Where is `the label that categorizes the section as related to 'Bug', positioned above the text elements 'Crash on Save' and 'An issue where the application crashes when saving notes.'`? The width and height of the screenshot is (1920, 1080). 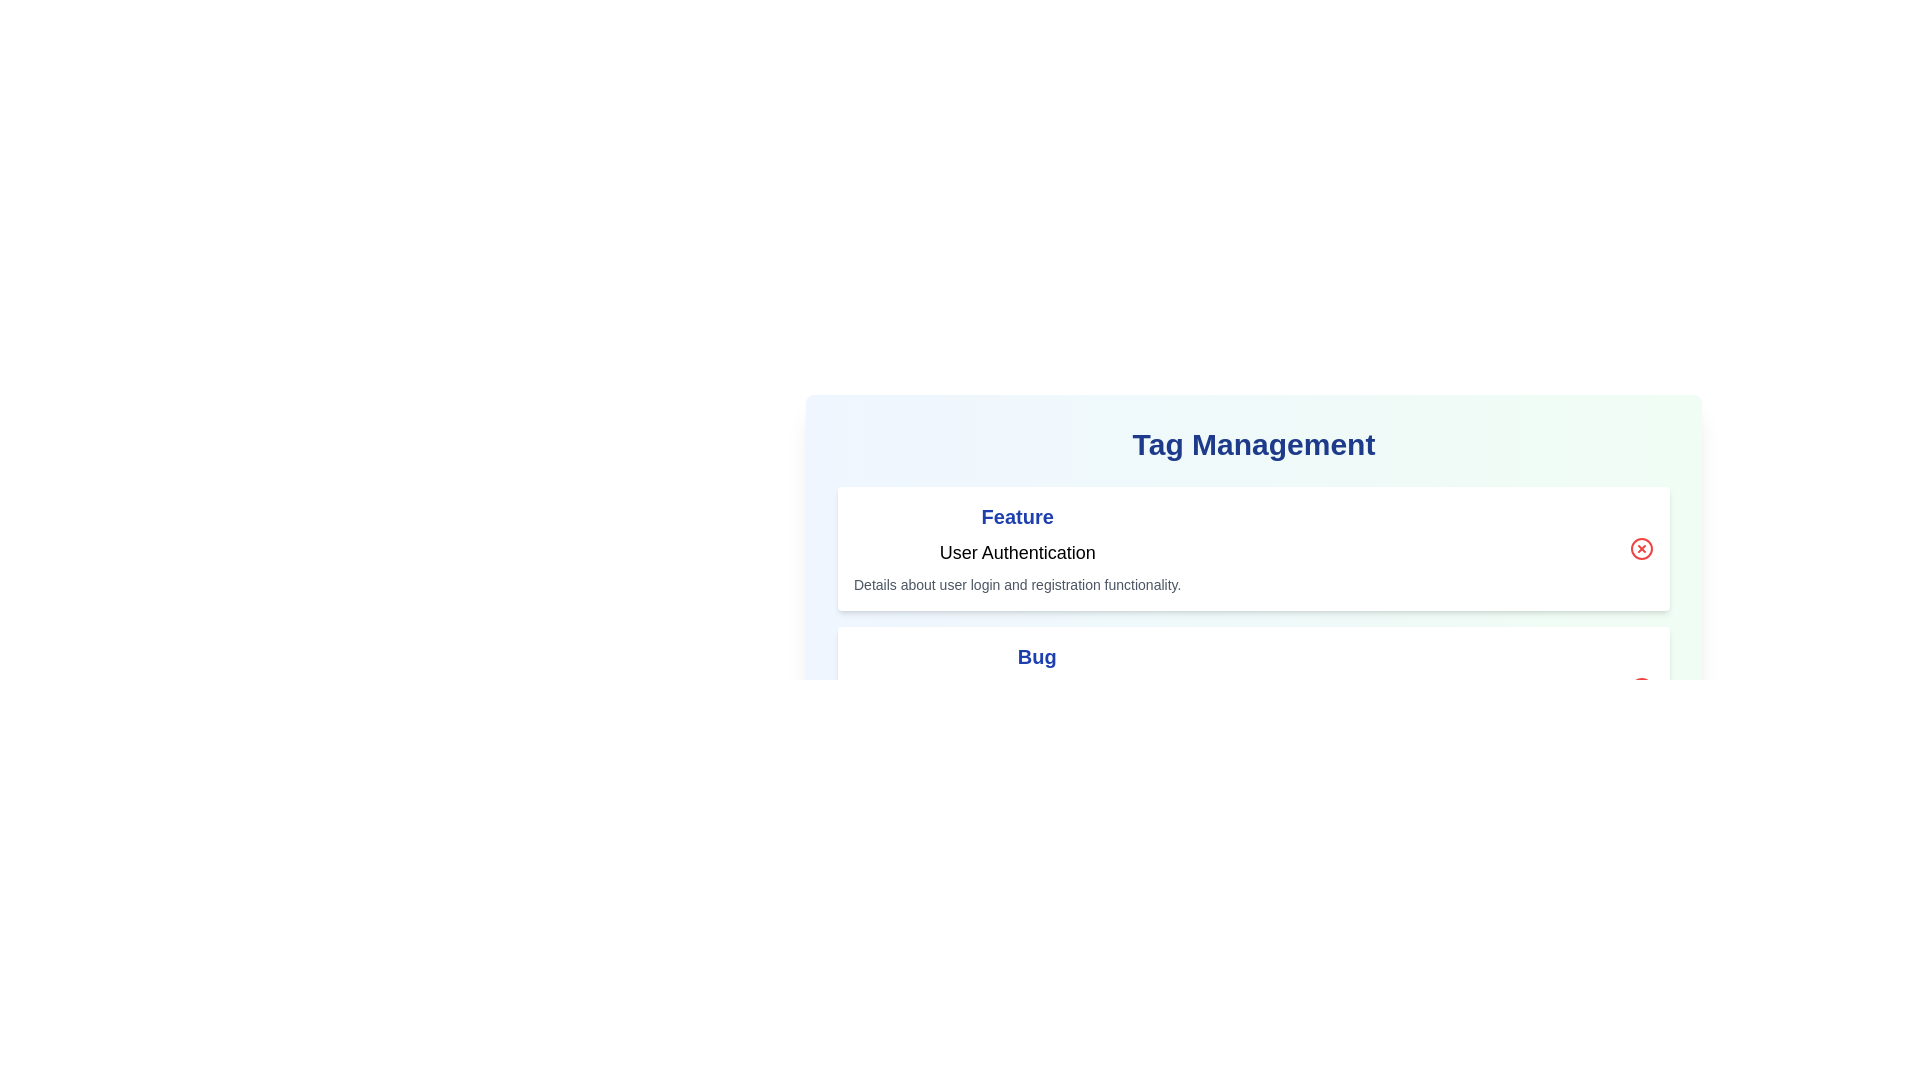 the label that categorizes the section as related to 'Bug', positioned above the text elements 'Crash on Save' and 'An issue where the application crashes when saving notes.' is located at coordinates (1037, 656).